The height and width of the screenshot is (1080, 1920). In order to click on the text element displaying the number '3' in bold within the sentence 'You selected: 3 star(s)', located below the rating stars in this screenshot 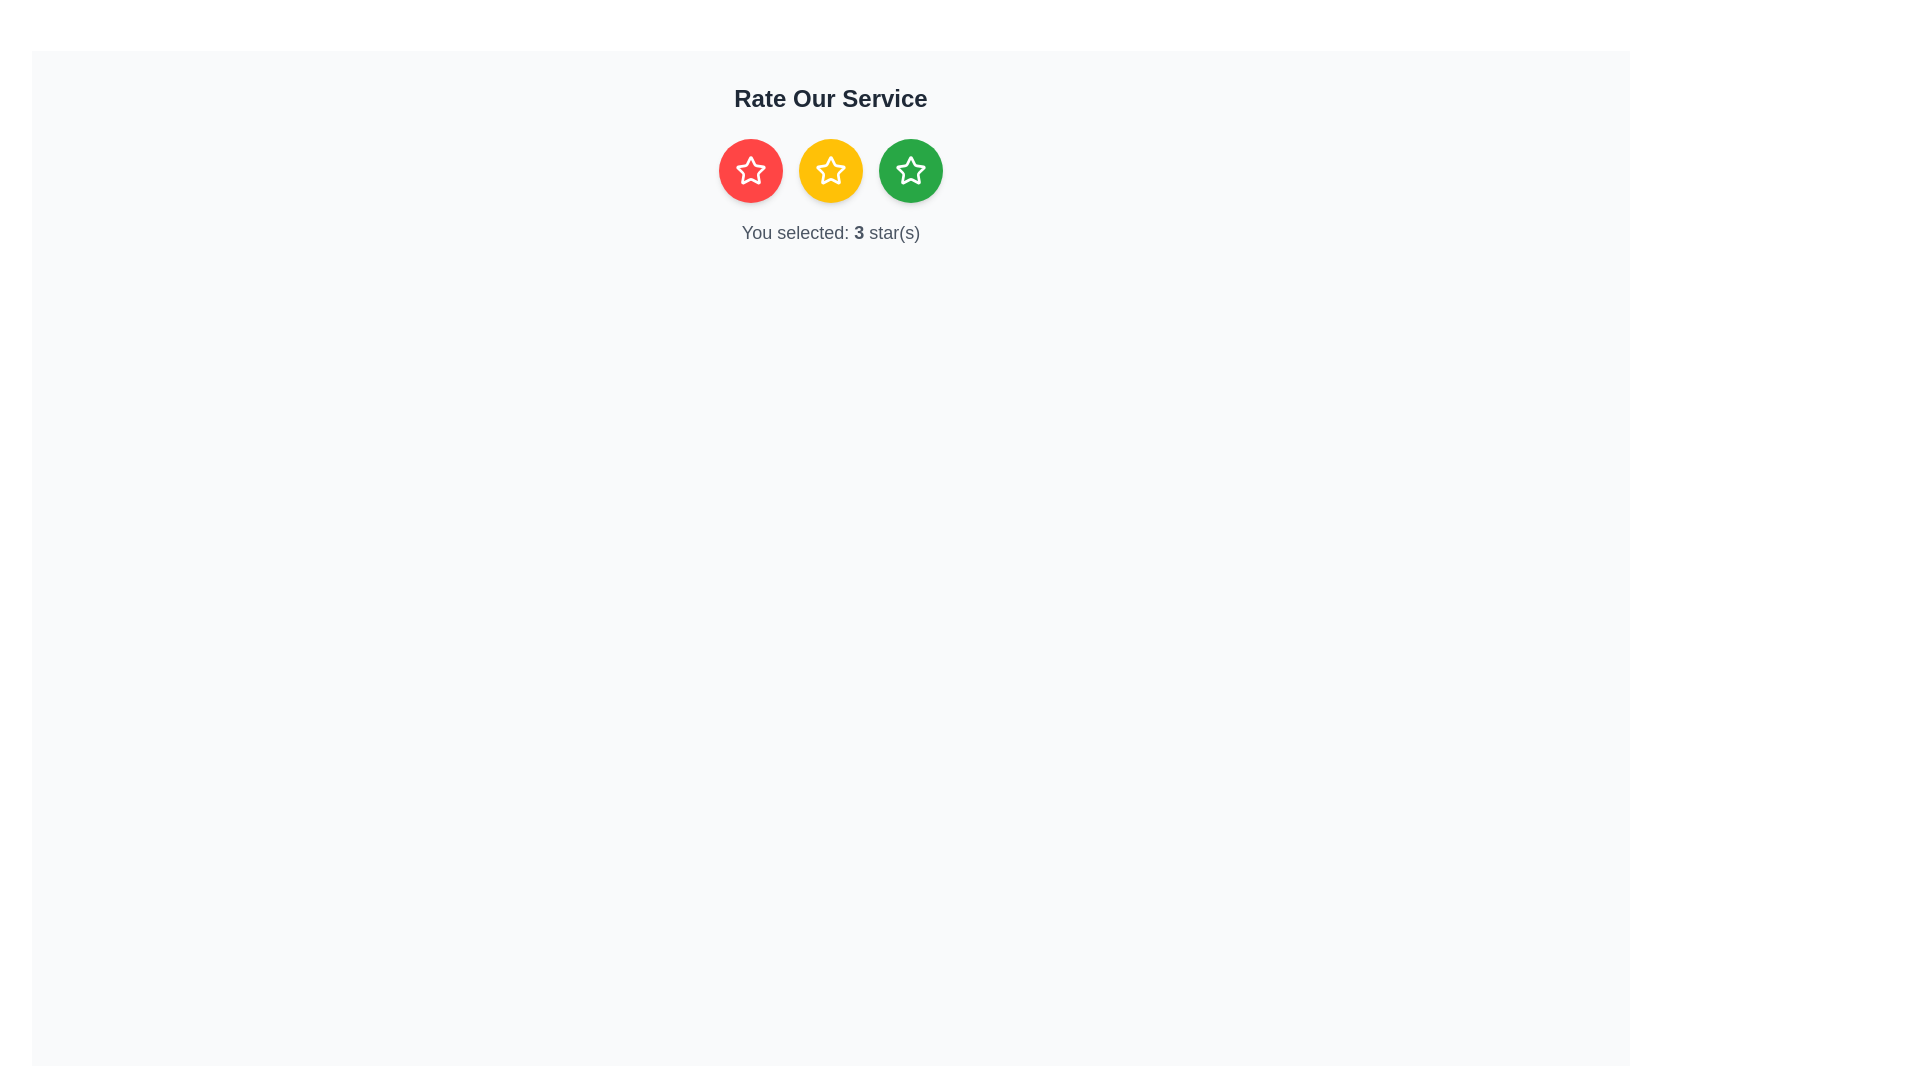, I will do `click(859, 231)`.